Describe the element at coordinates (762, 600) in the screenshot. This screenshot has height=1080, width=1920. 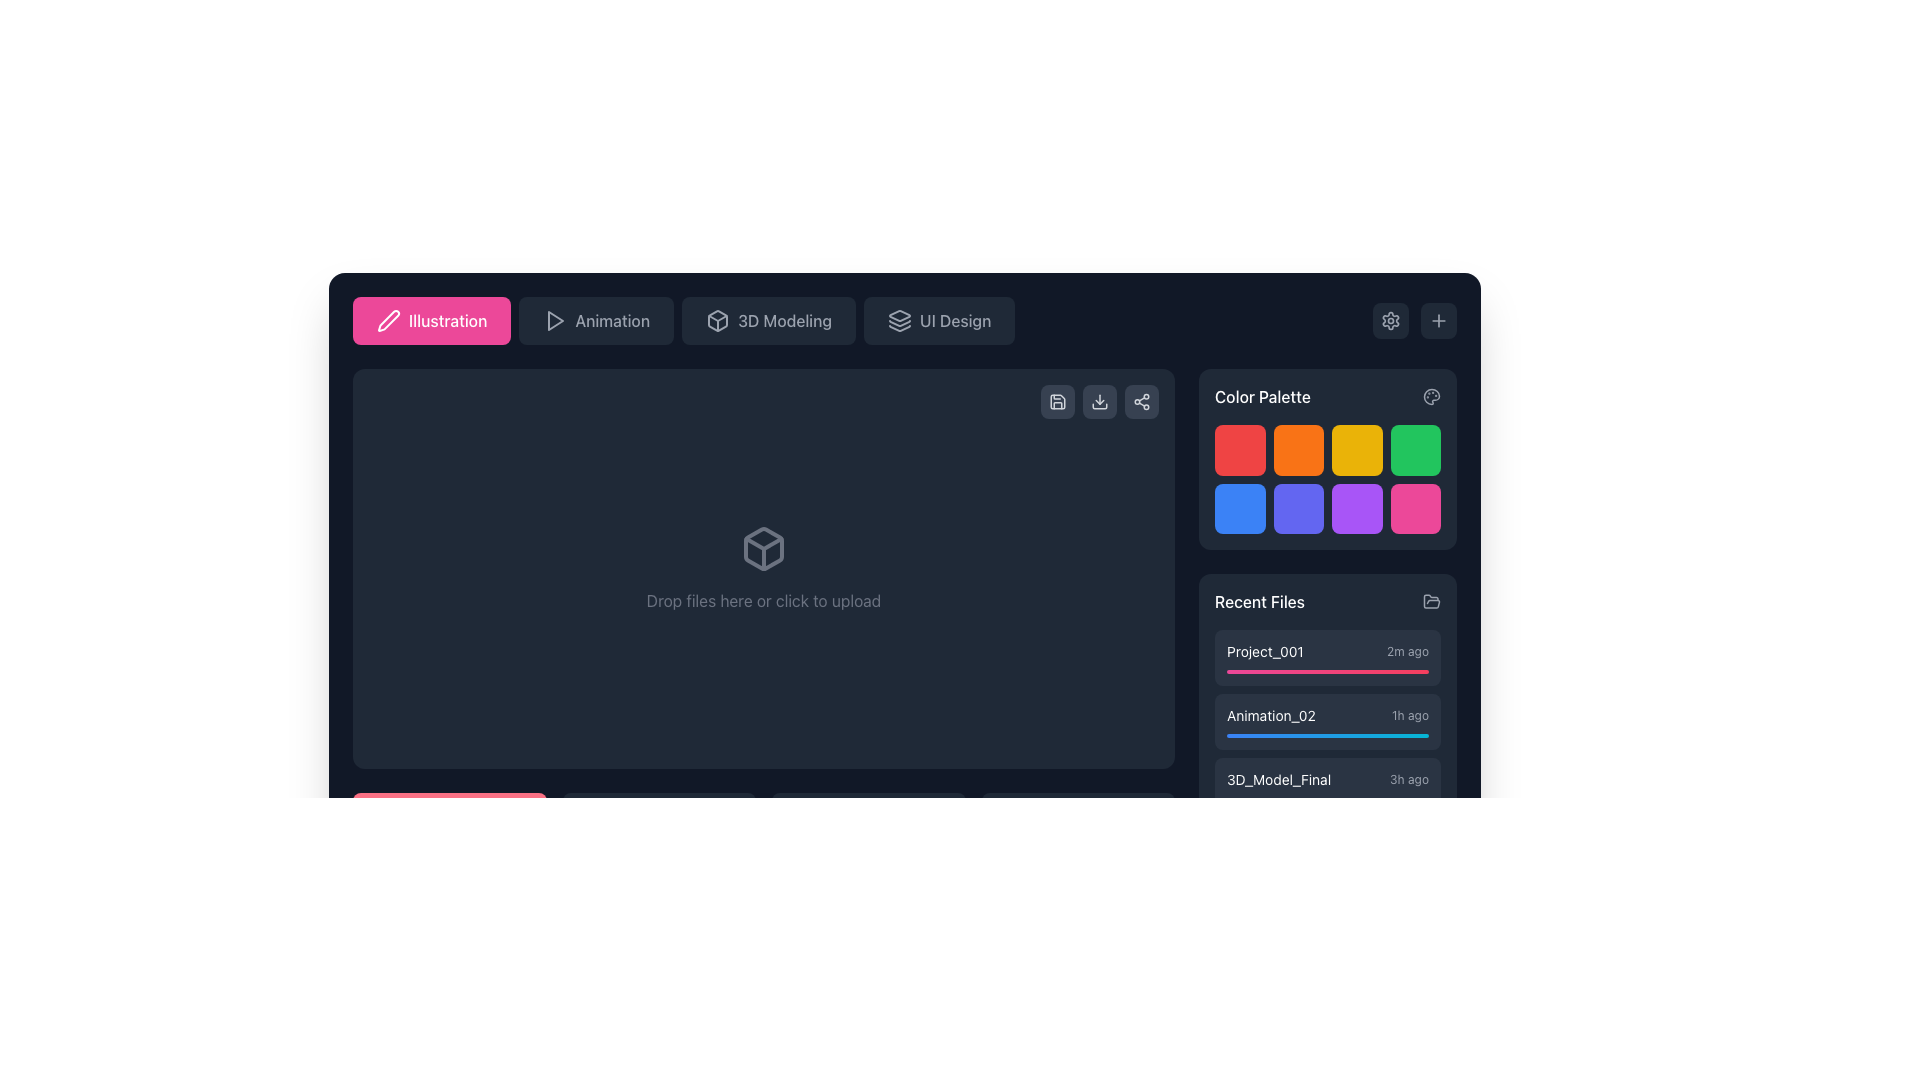
I see `the informational text that guides the user in uploading files, located centrally beneath the 3D box icon` at that location.